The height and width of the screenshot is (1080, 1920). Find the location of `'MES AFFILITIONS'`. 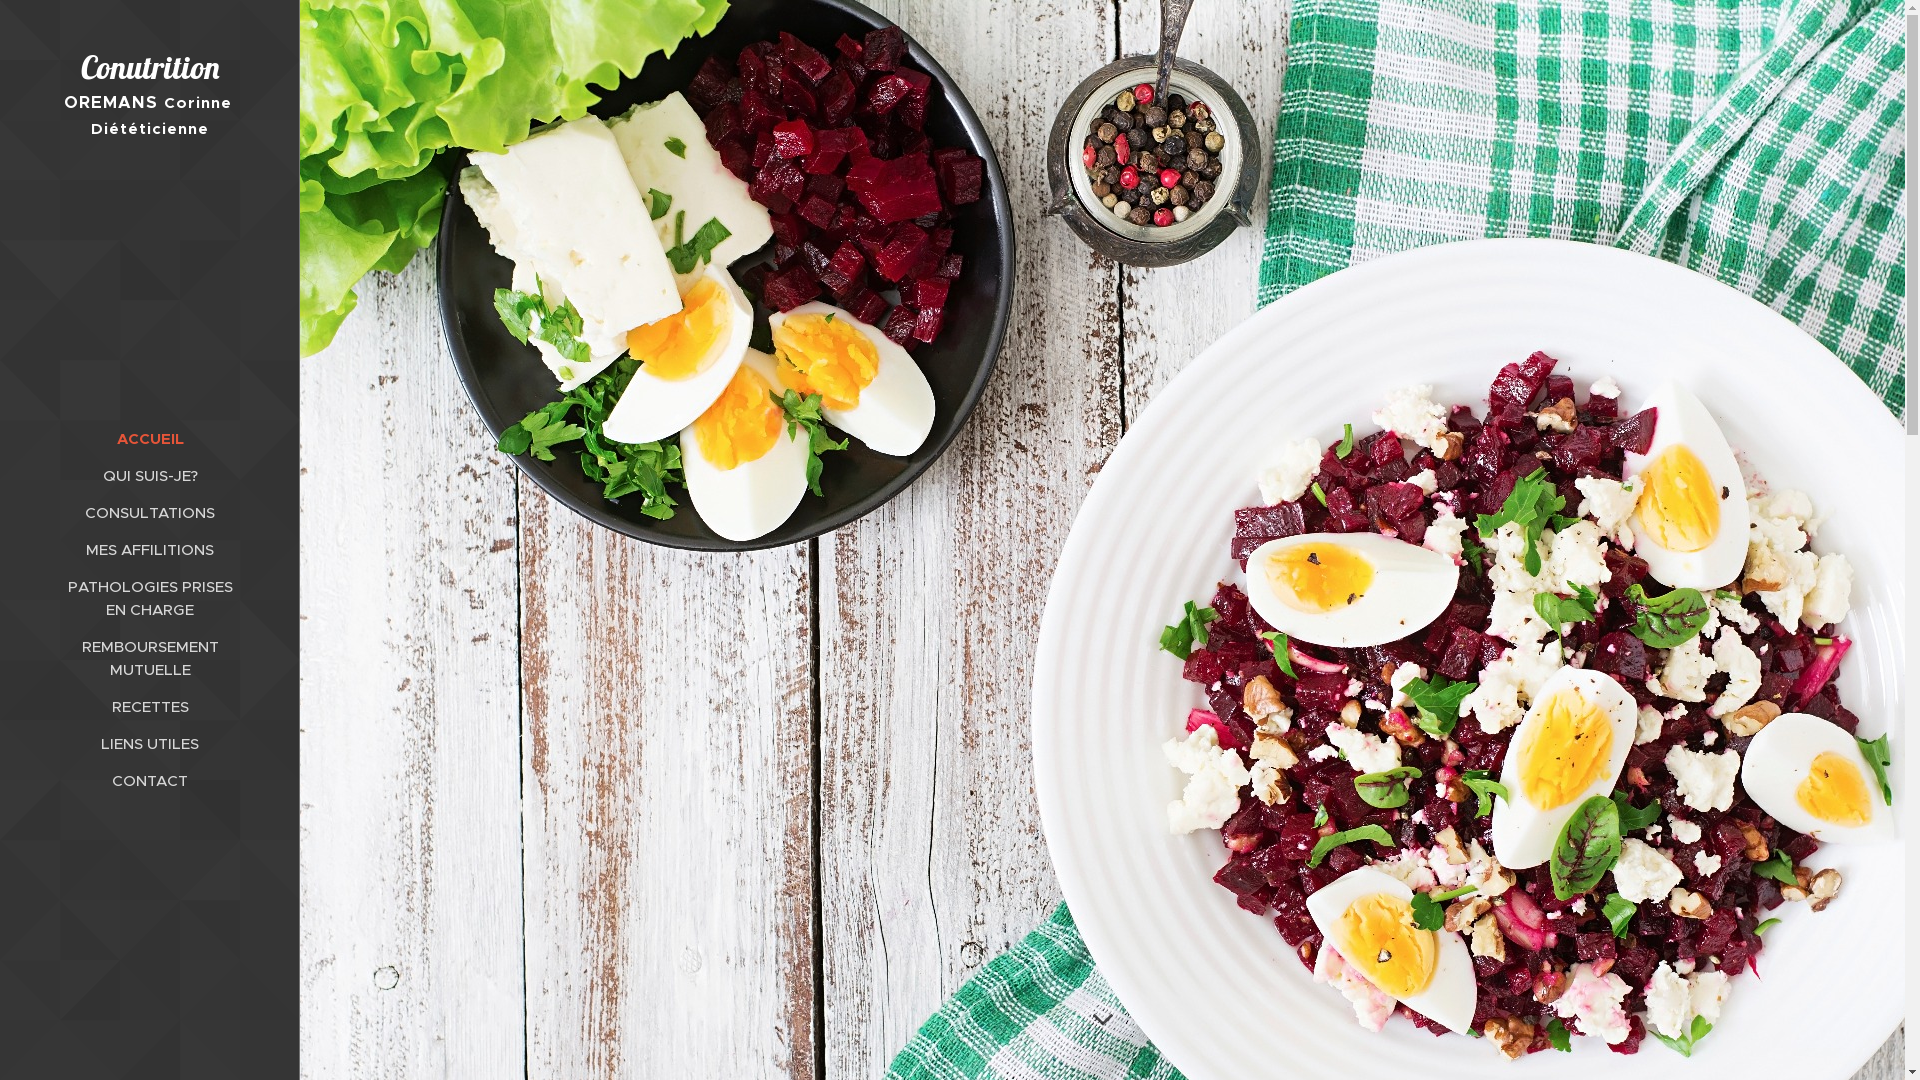

'MES AFFILITIONS' is located at coordinates (148, 549).